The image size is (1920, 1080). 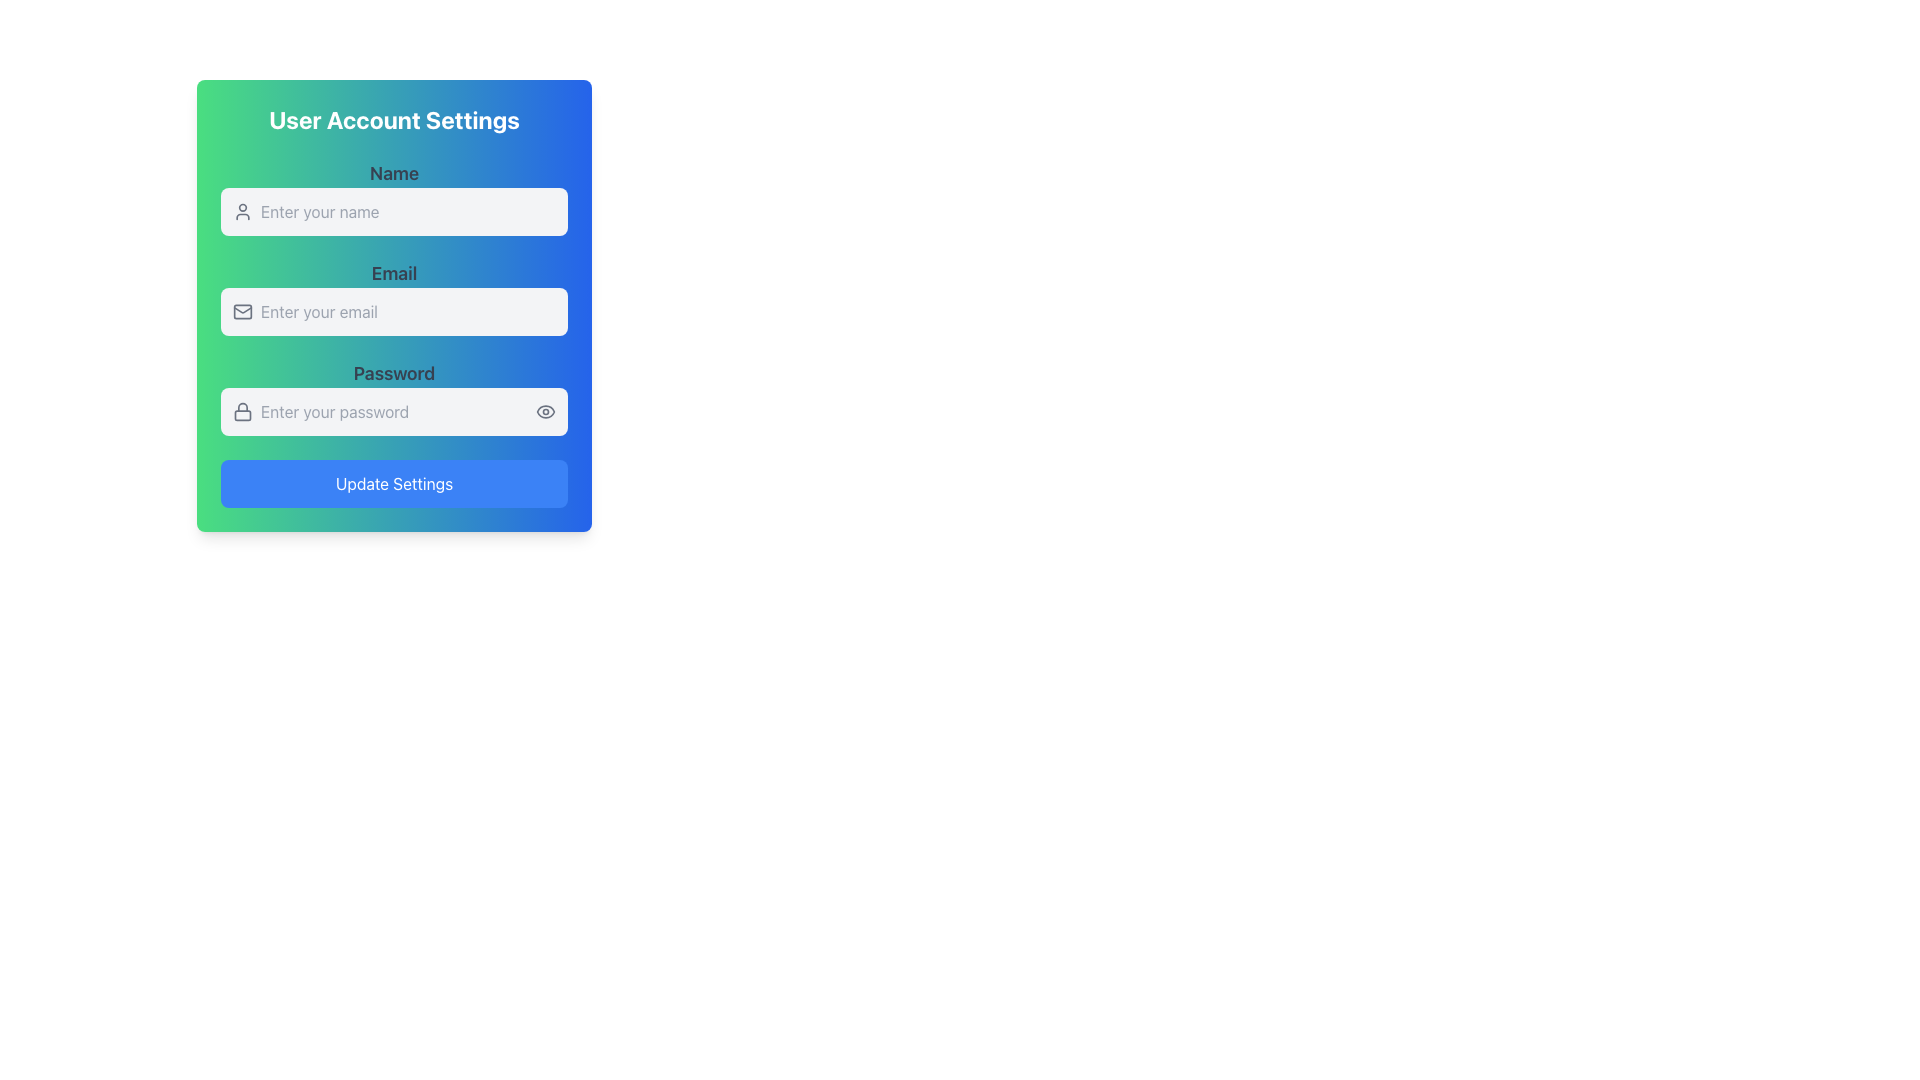 What do you see at coordinates (394, 197) in the screenshot?
I see `the 'Name' input field, which is the first field under the 'User Account Settings' title, featuring a placeholder 'Enter your name' and a user icon on the left` at bounding box center [394, 197].